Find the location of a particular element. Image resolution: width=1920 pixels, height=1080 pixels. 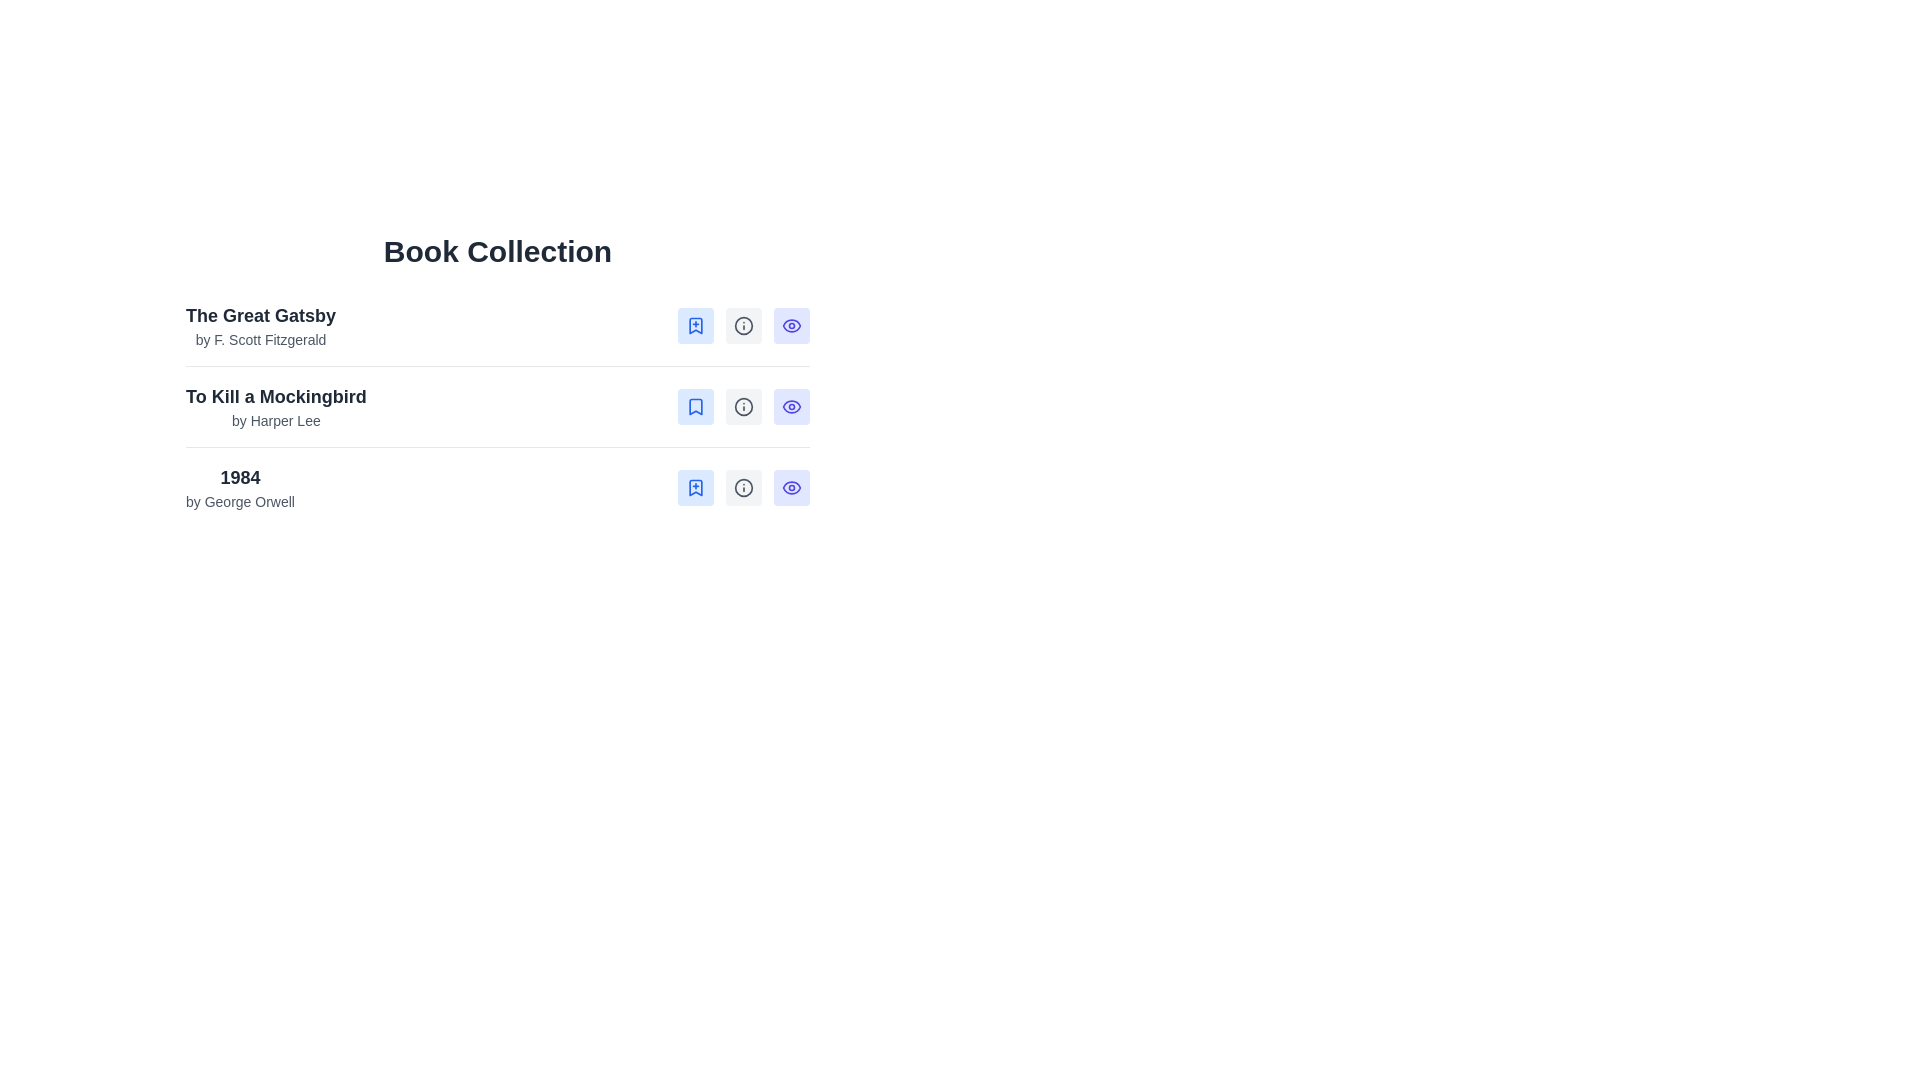

the static text label displaying the author's name for the book '1984', located below the title in the book information list is located at coordinates (240, 500).